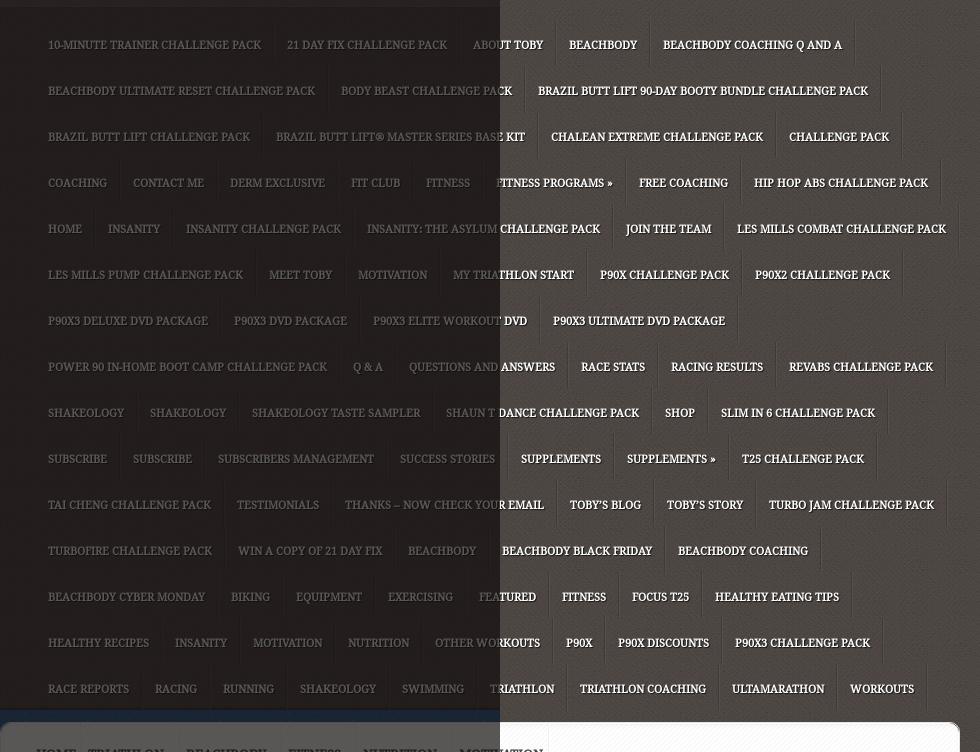 This screenshot has height=752, width=980. What do you see at coordinates (48, 229) in the screenshot?
I see `'Home'` at bounding box center [48, 229].